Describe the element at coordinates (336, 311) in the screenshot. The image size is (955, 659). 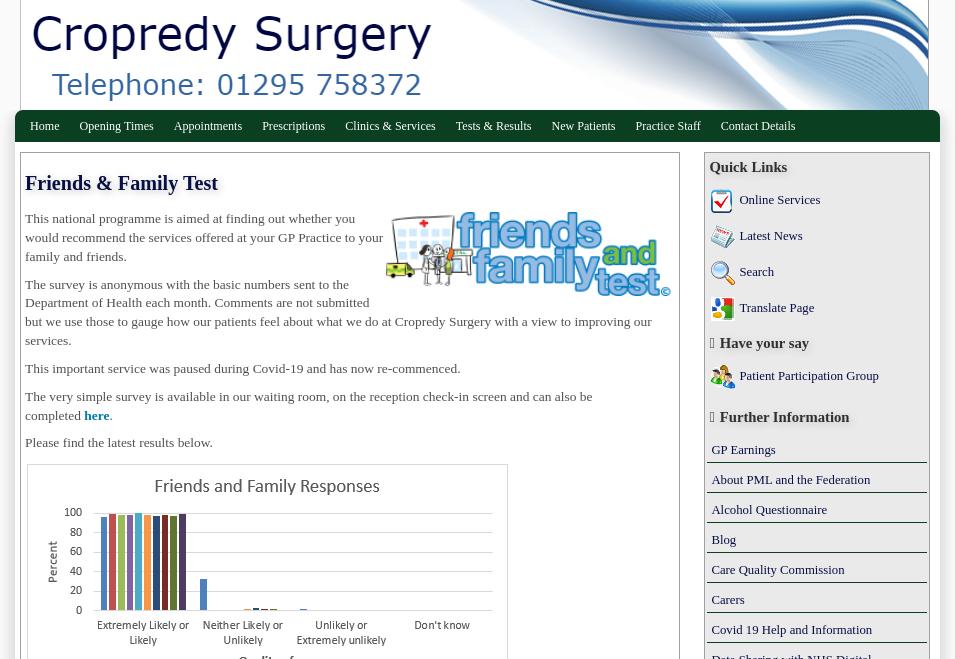
I see `'The survey is anonymous with the basic numbers sent to the Department of Health each month. Comments are not submitted but we use those to gauge how our patients feel about what we do at Cropredy Surgery with a view to improving our services.'` at that location.